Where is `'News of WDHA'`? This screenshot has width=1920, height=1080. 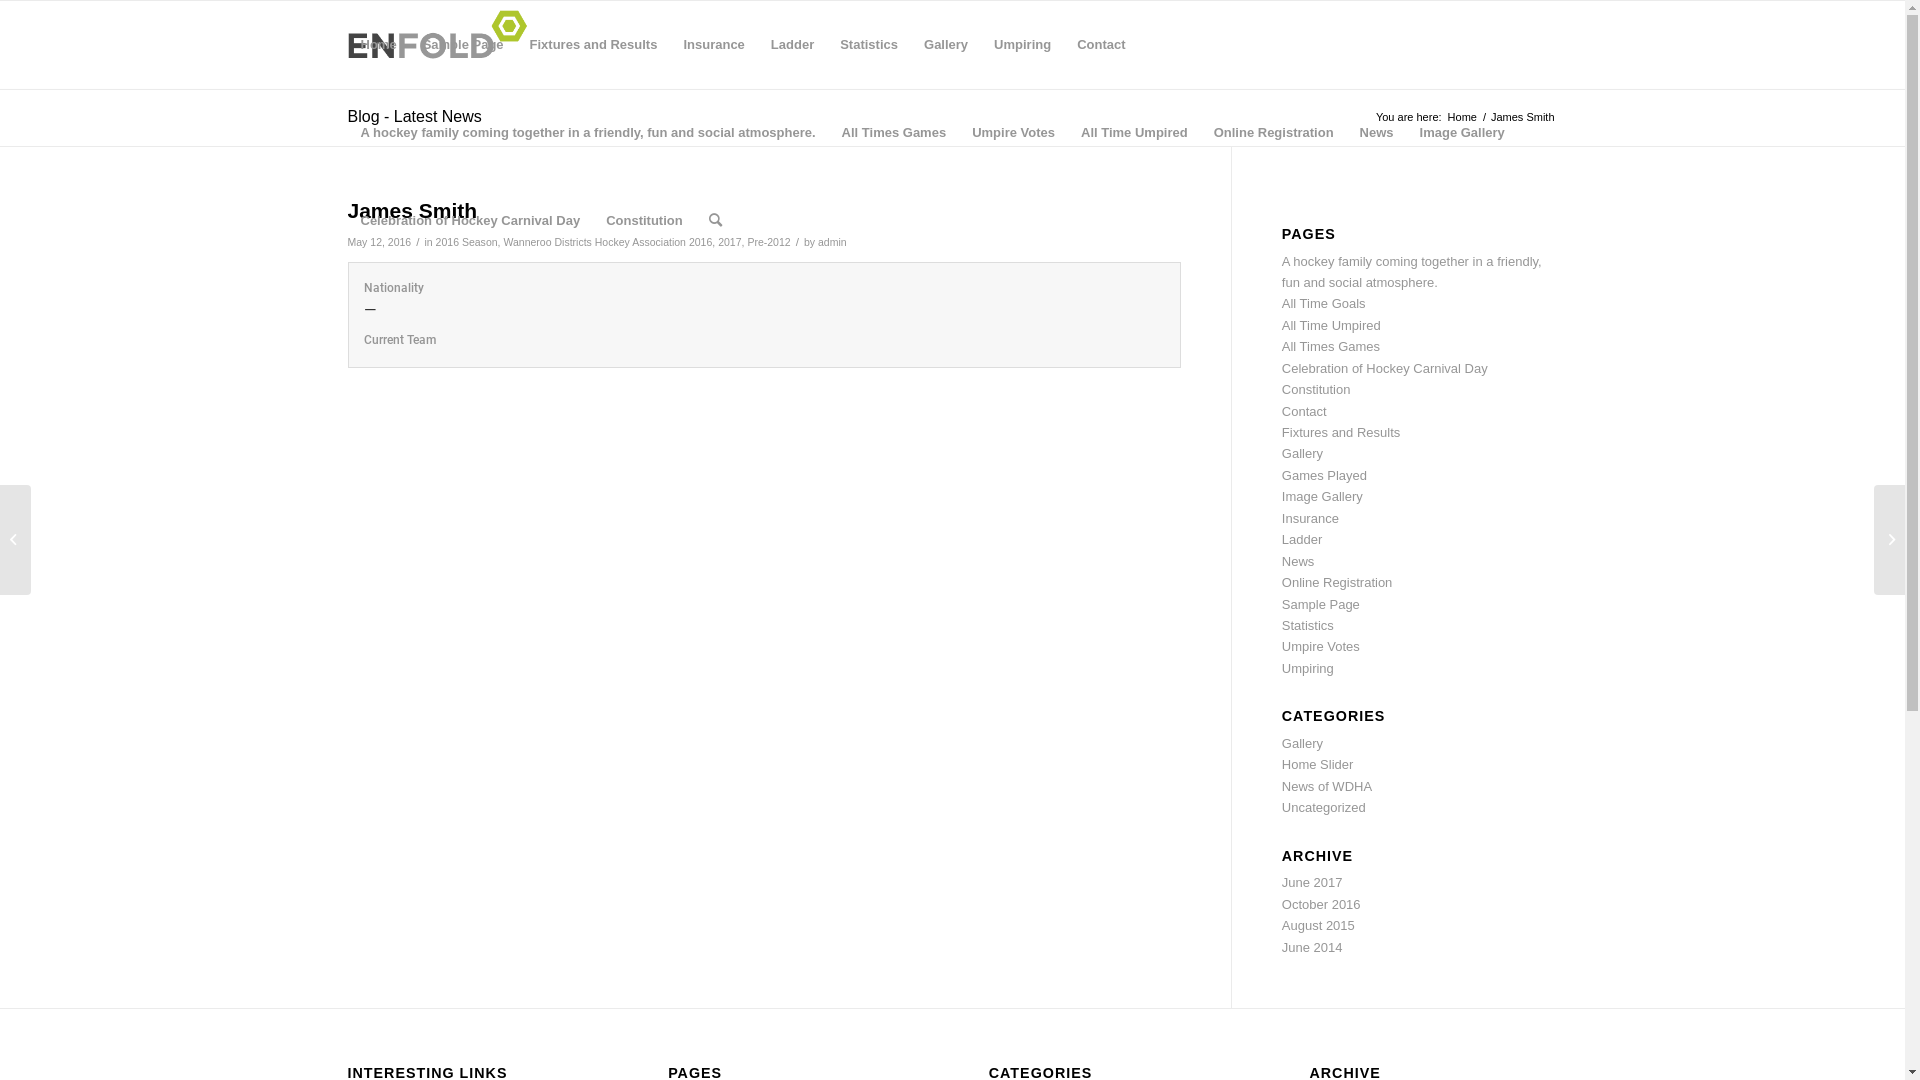
'News of WDHA' is located at coordinates (1326, 785).